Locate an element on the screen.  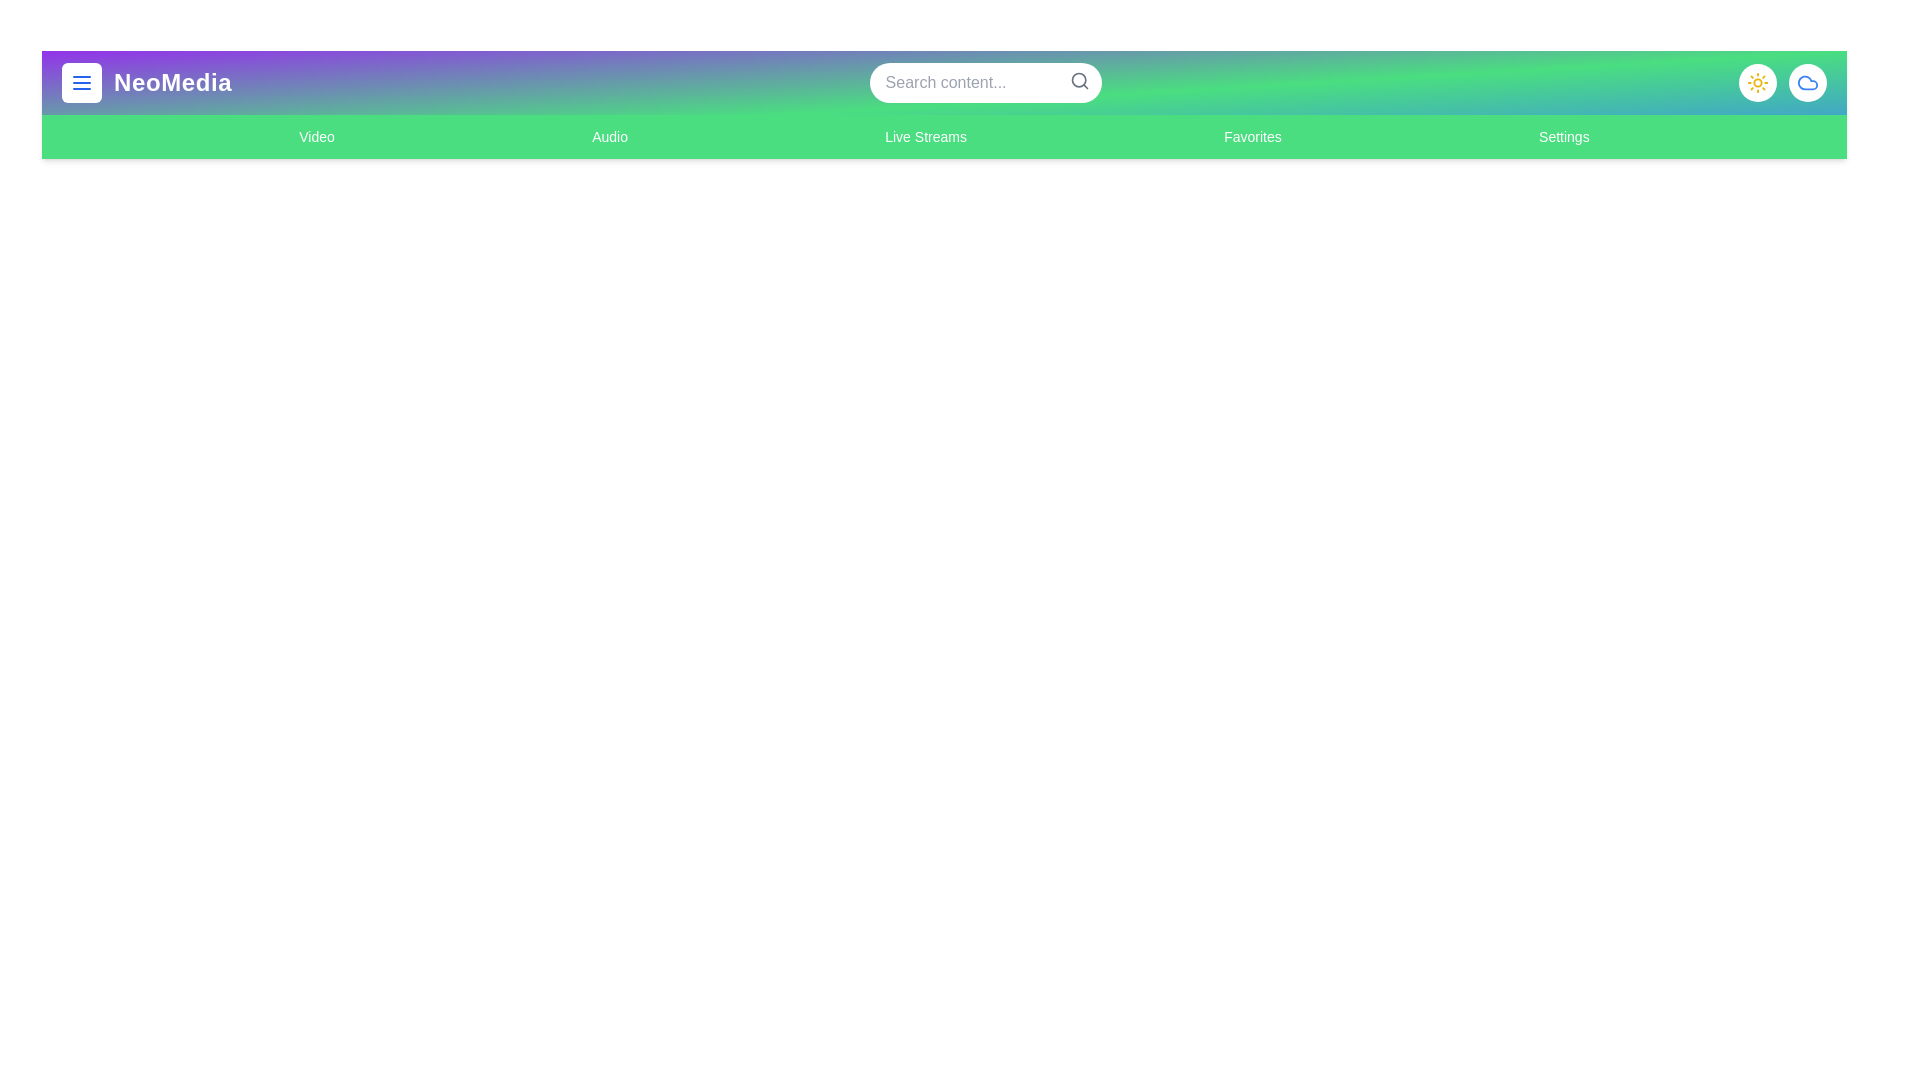
the navigation link for Live Streams to switch to that section is located at coordinates (925, 136).